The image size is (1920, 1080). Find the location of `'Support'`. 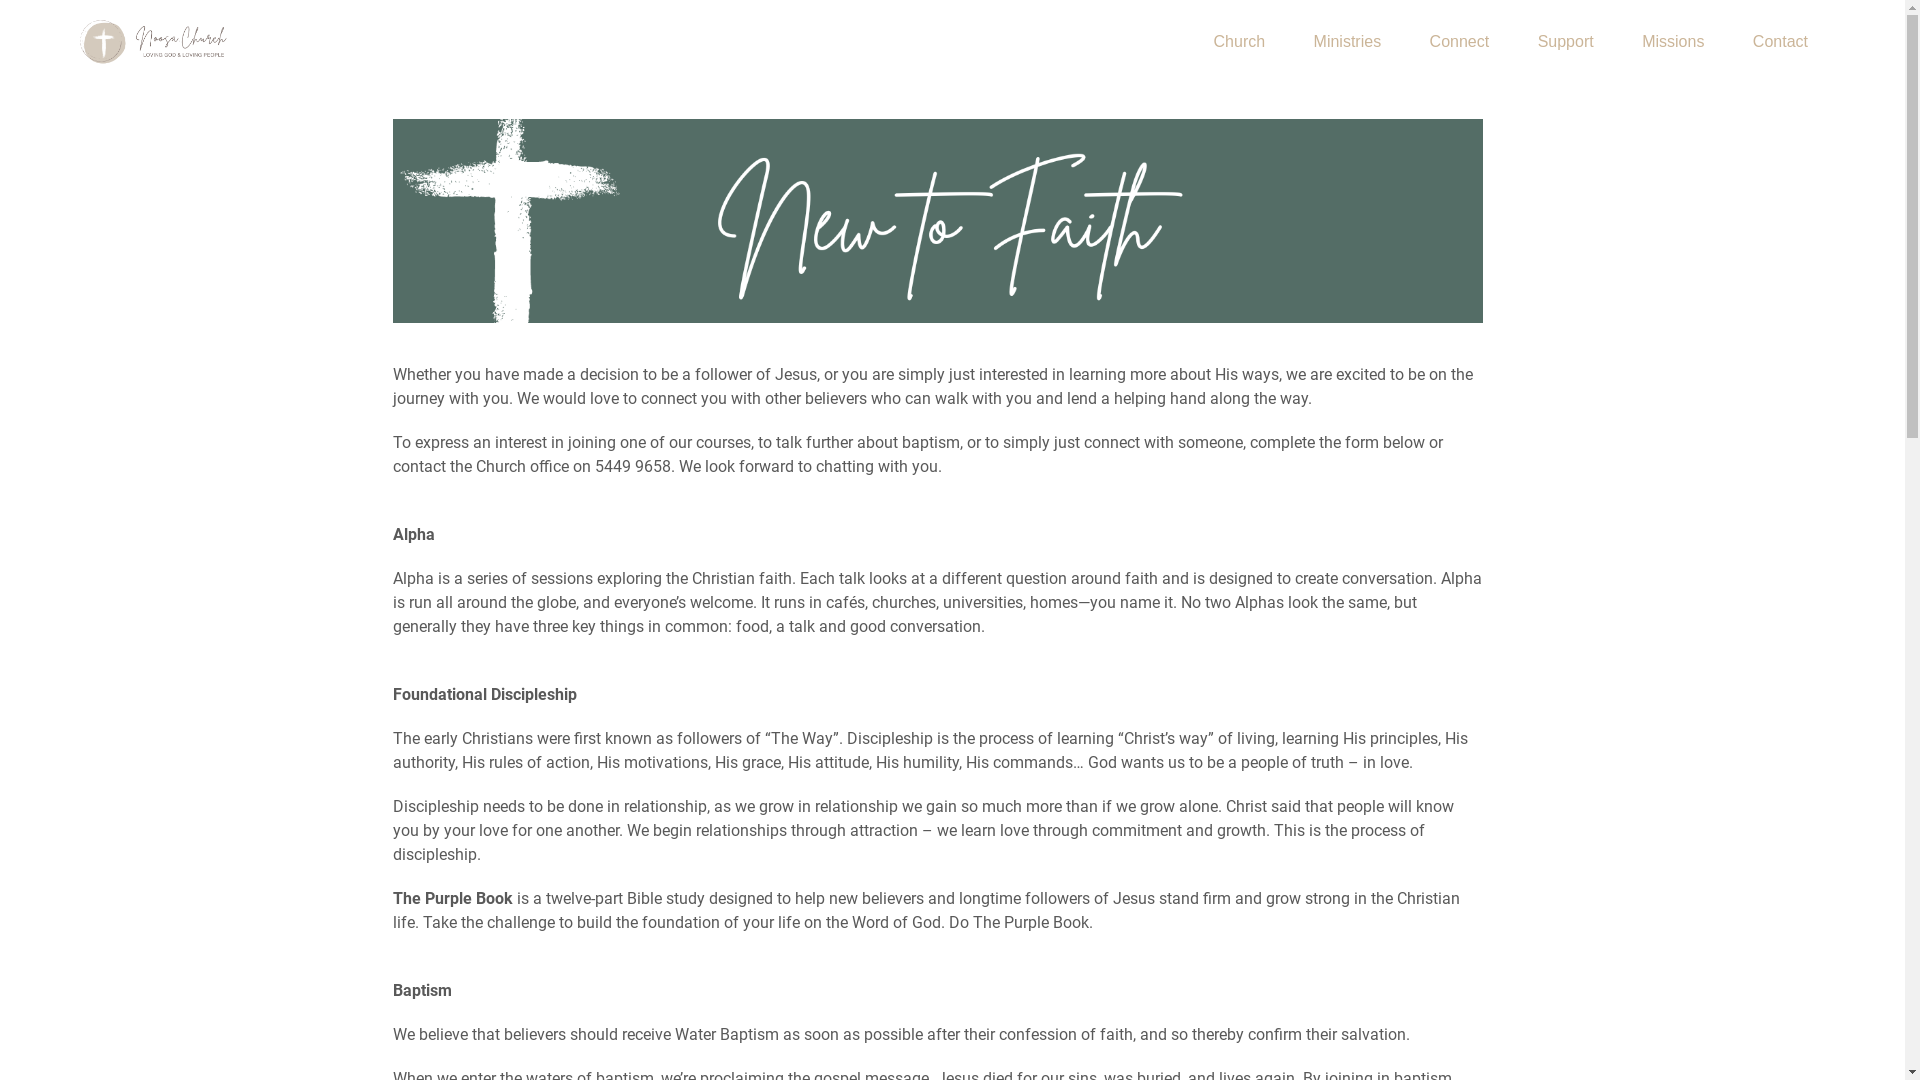

'Support' is located at coordinates (1564, 42).